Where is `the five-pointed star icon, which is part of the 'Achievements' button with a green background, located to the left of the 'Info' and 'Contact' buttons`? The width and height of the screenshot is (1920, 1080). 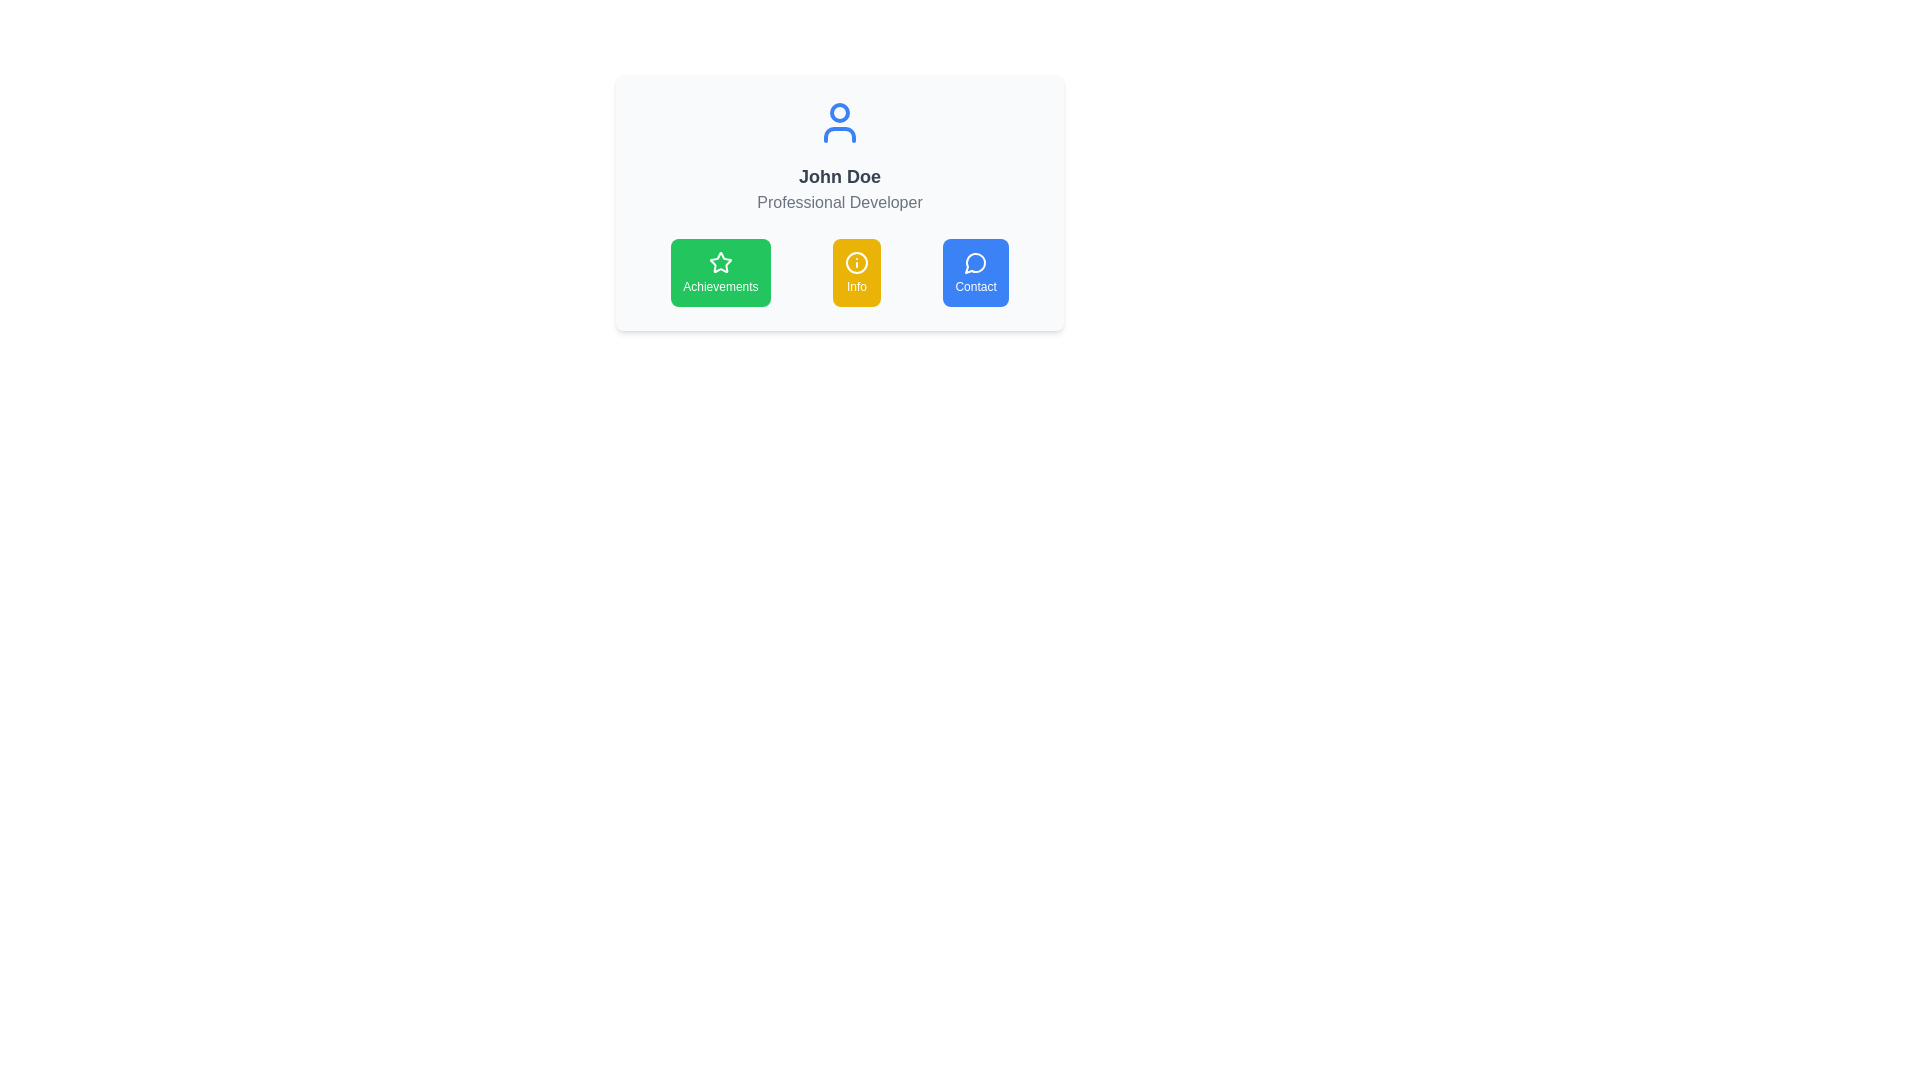
the five-pointed star icon, which is part of the 'Achievements' button with a green background, located to the left of the 'Info' and 'Contact' buttons is located at coordinates (720, 261).